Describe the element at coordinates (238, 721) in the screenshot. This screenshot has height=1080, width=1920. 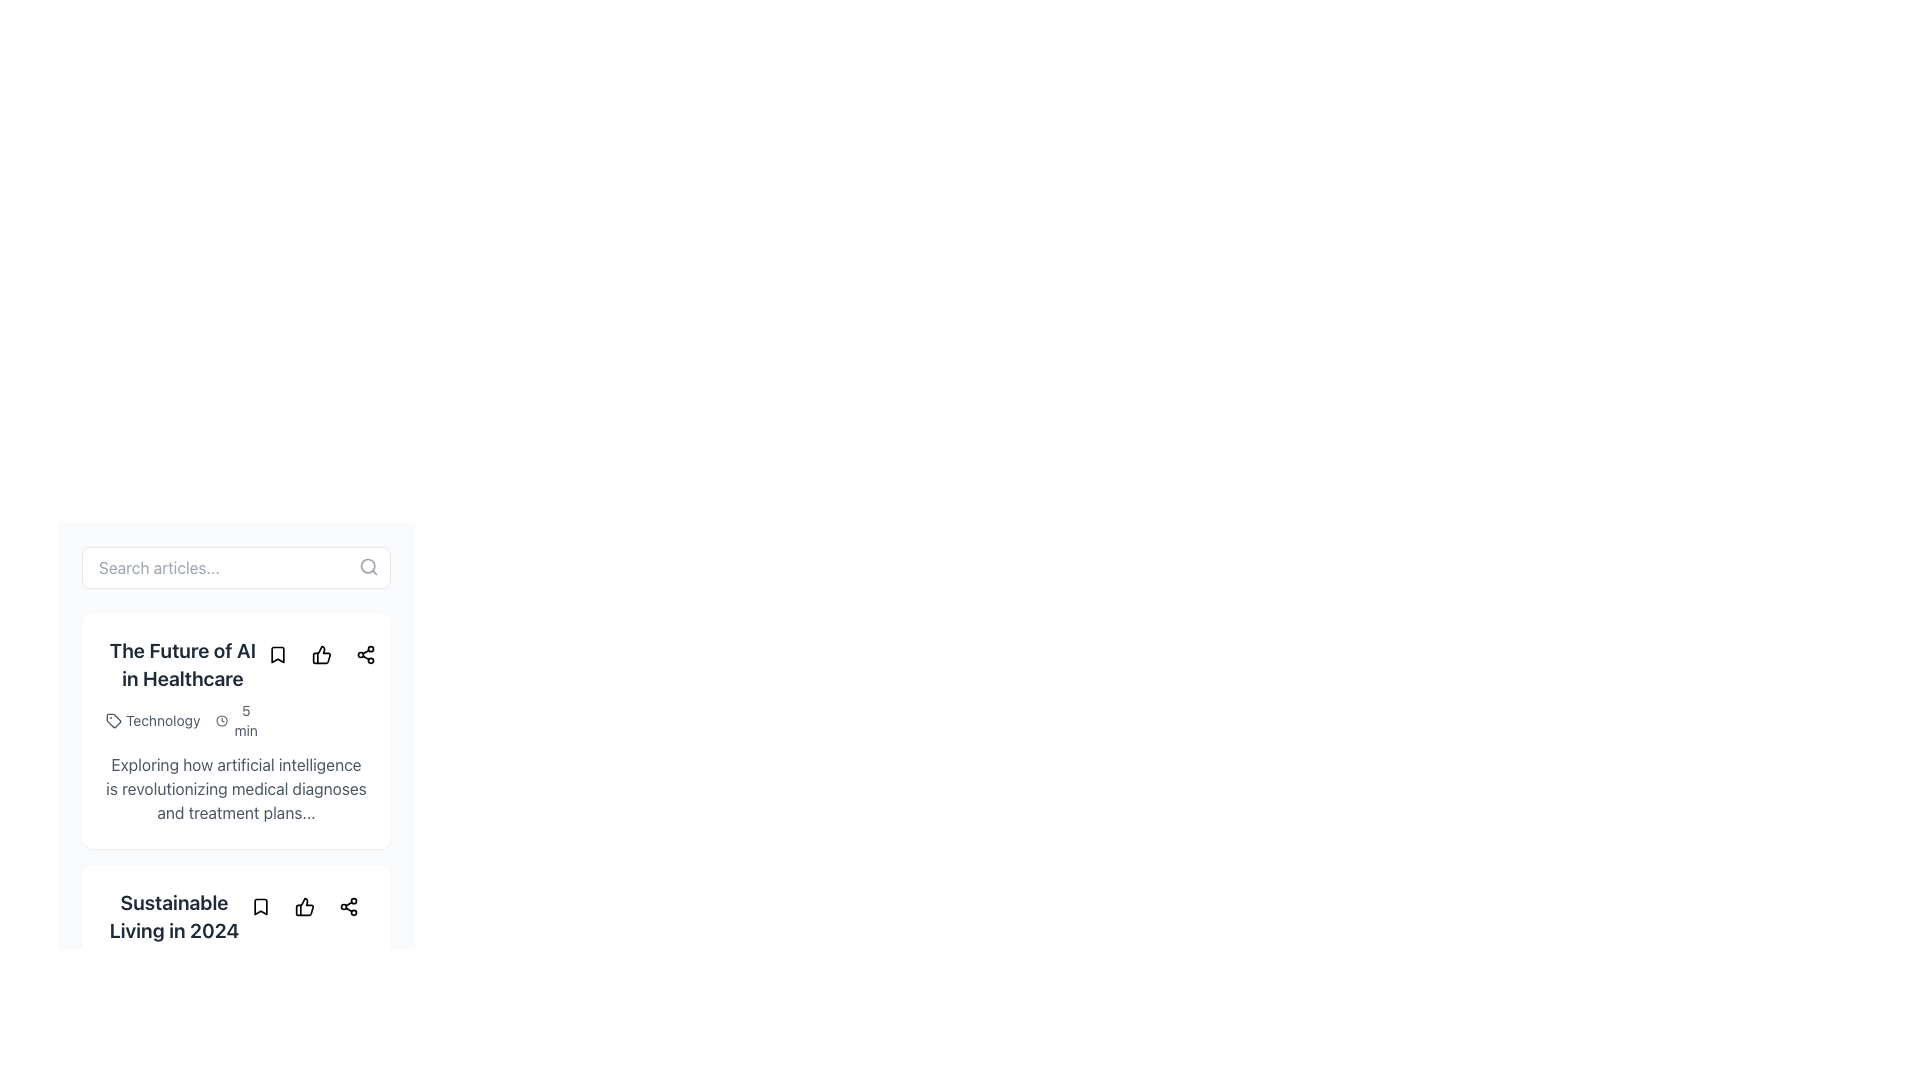
I see `the label with icon indicating estimated reading duration for the associated article, positioned to the right of the 'Technology' label in the metadata section` at that location.